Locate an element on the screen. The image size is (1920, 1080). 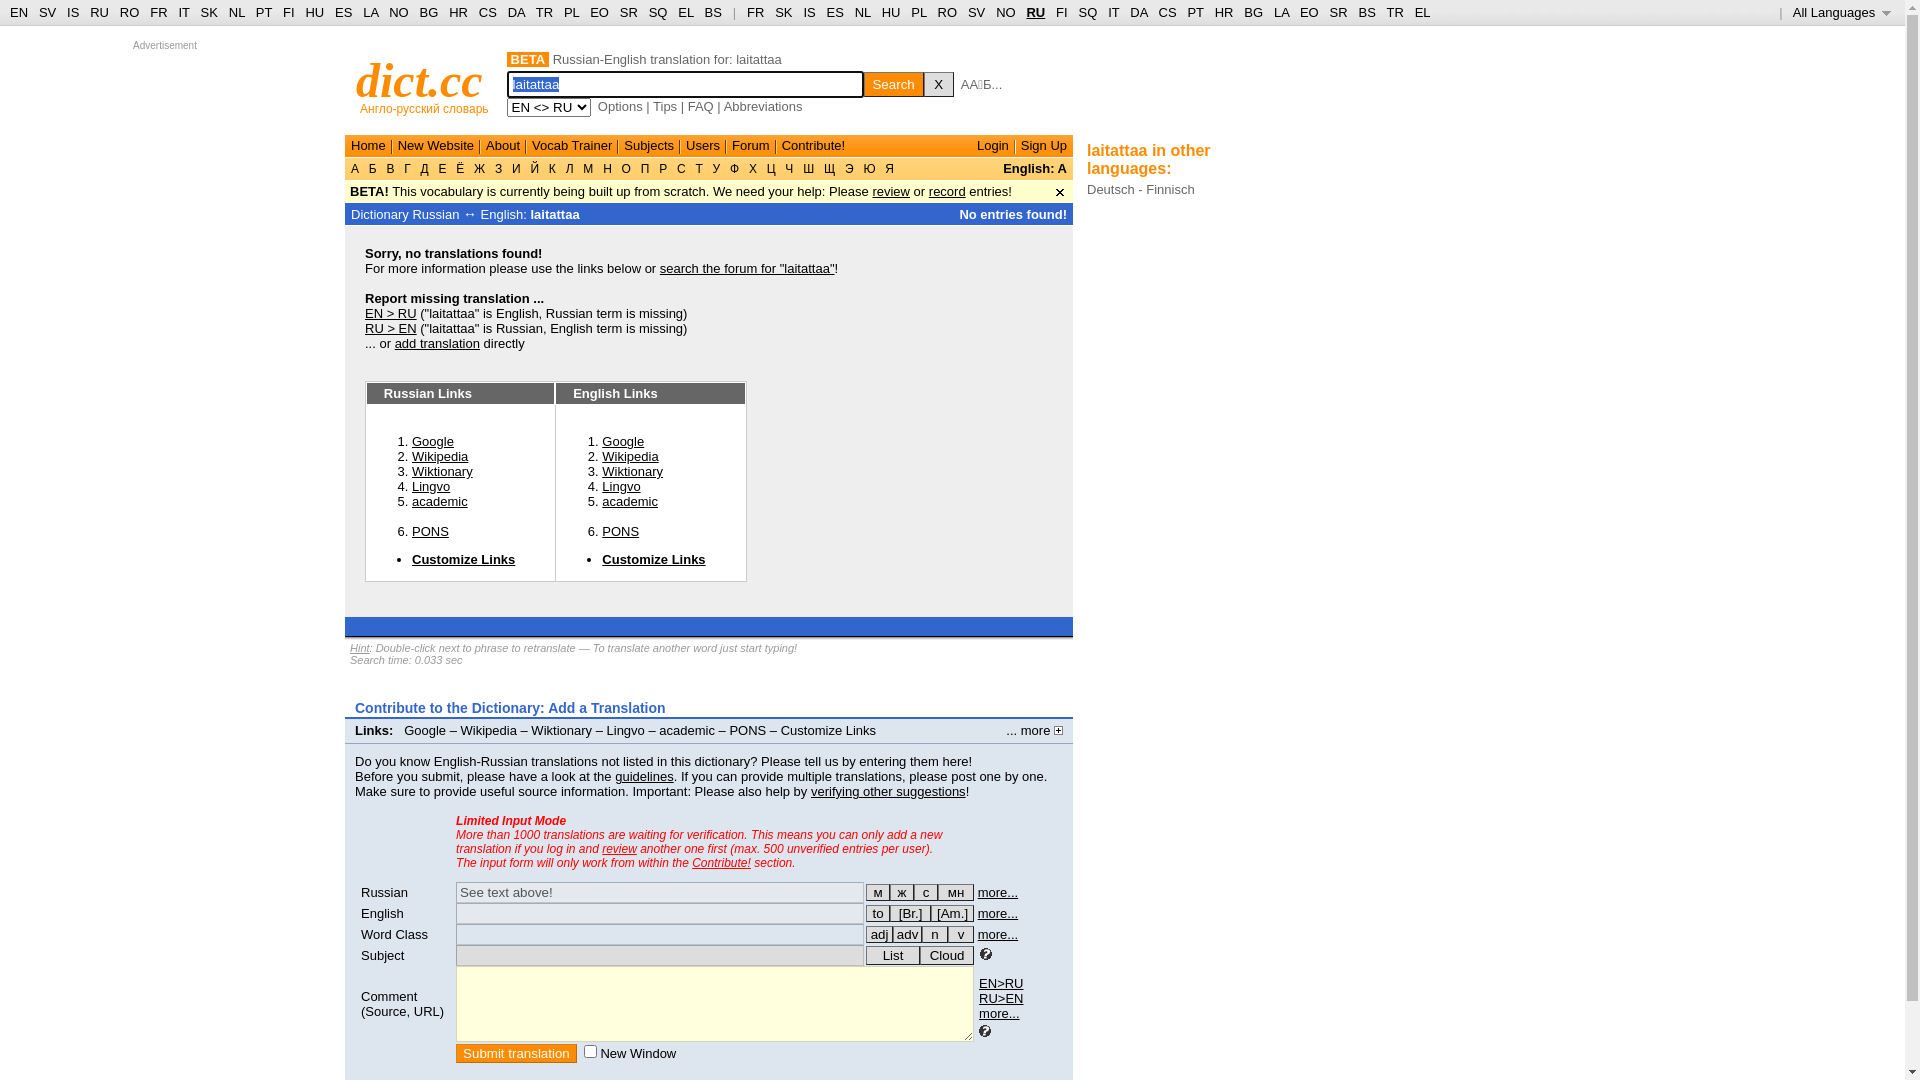
'BS' is located at coordinates (713, 12).